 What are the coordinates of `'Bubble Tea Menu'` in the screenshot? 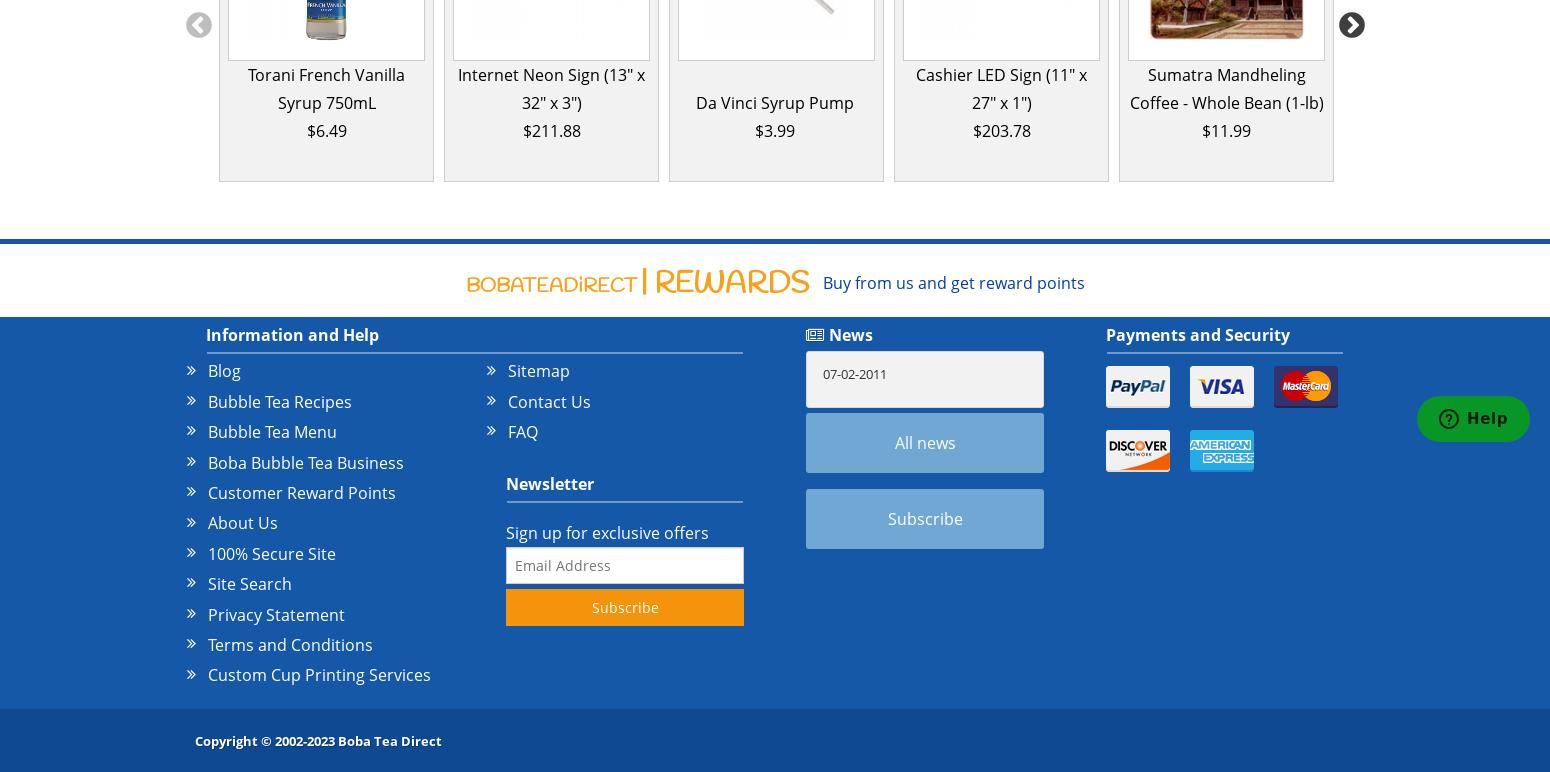 It's located at (207, 431).